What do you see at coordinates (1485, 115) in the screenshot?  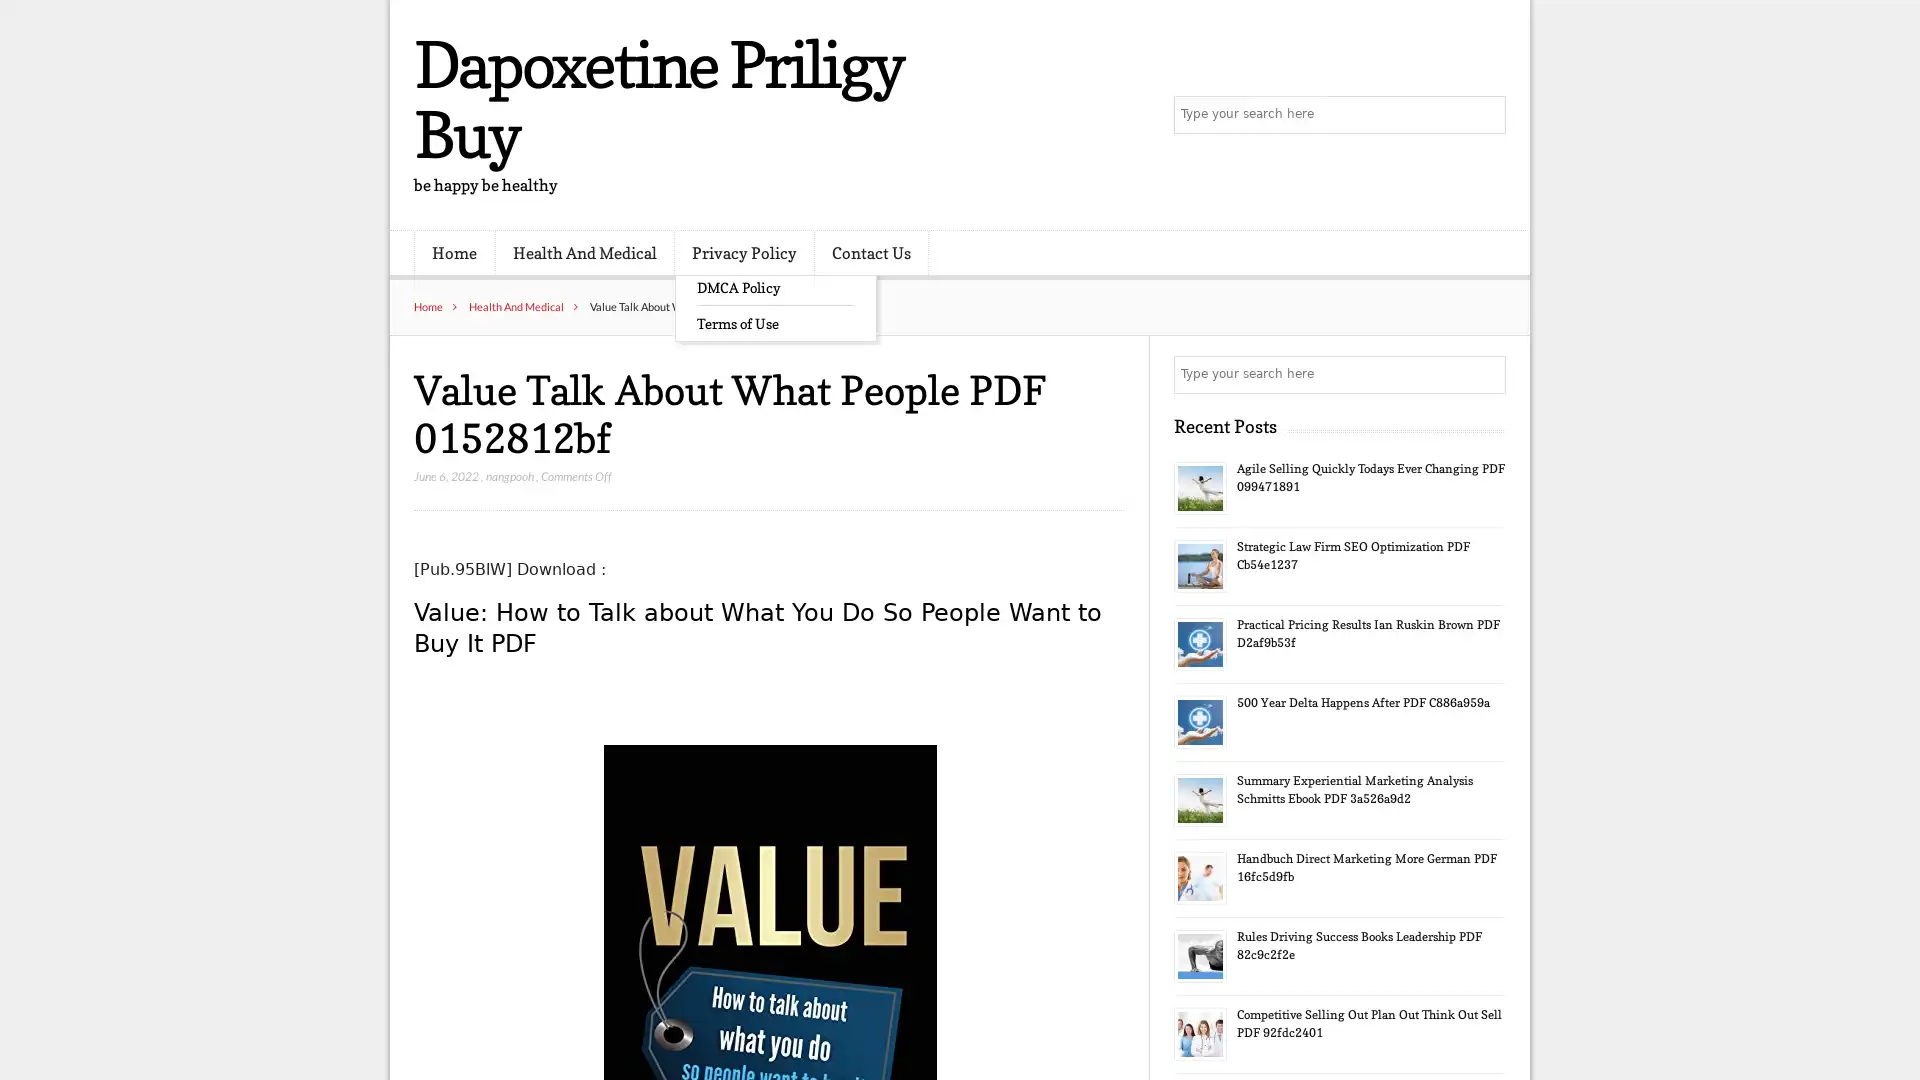 I see `Search` at bounding box center [1485, 115].